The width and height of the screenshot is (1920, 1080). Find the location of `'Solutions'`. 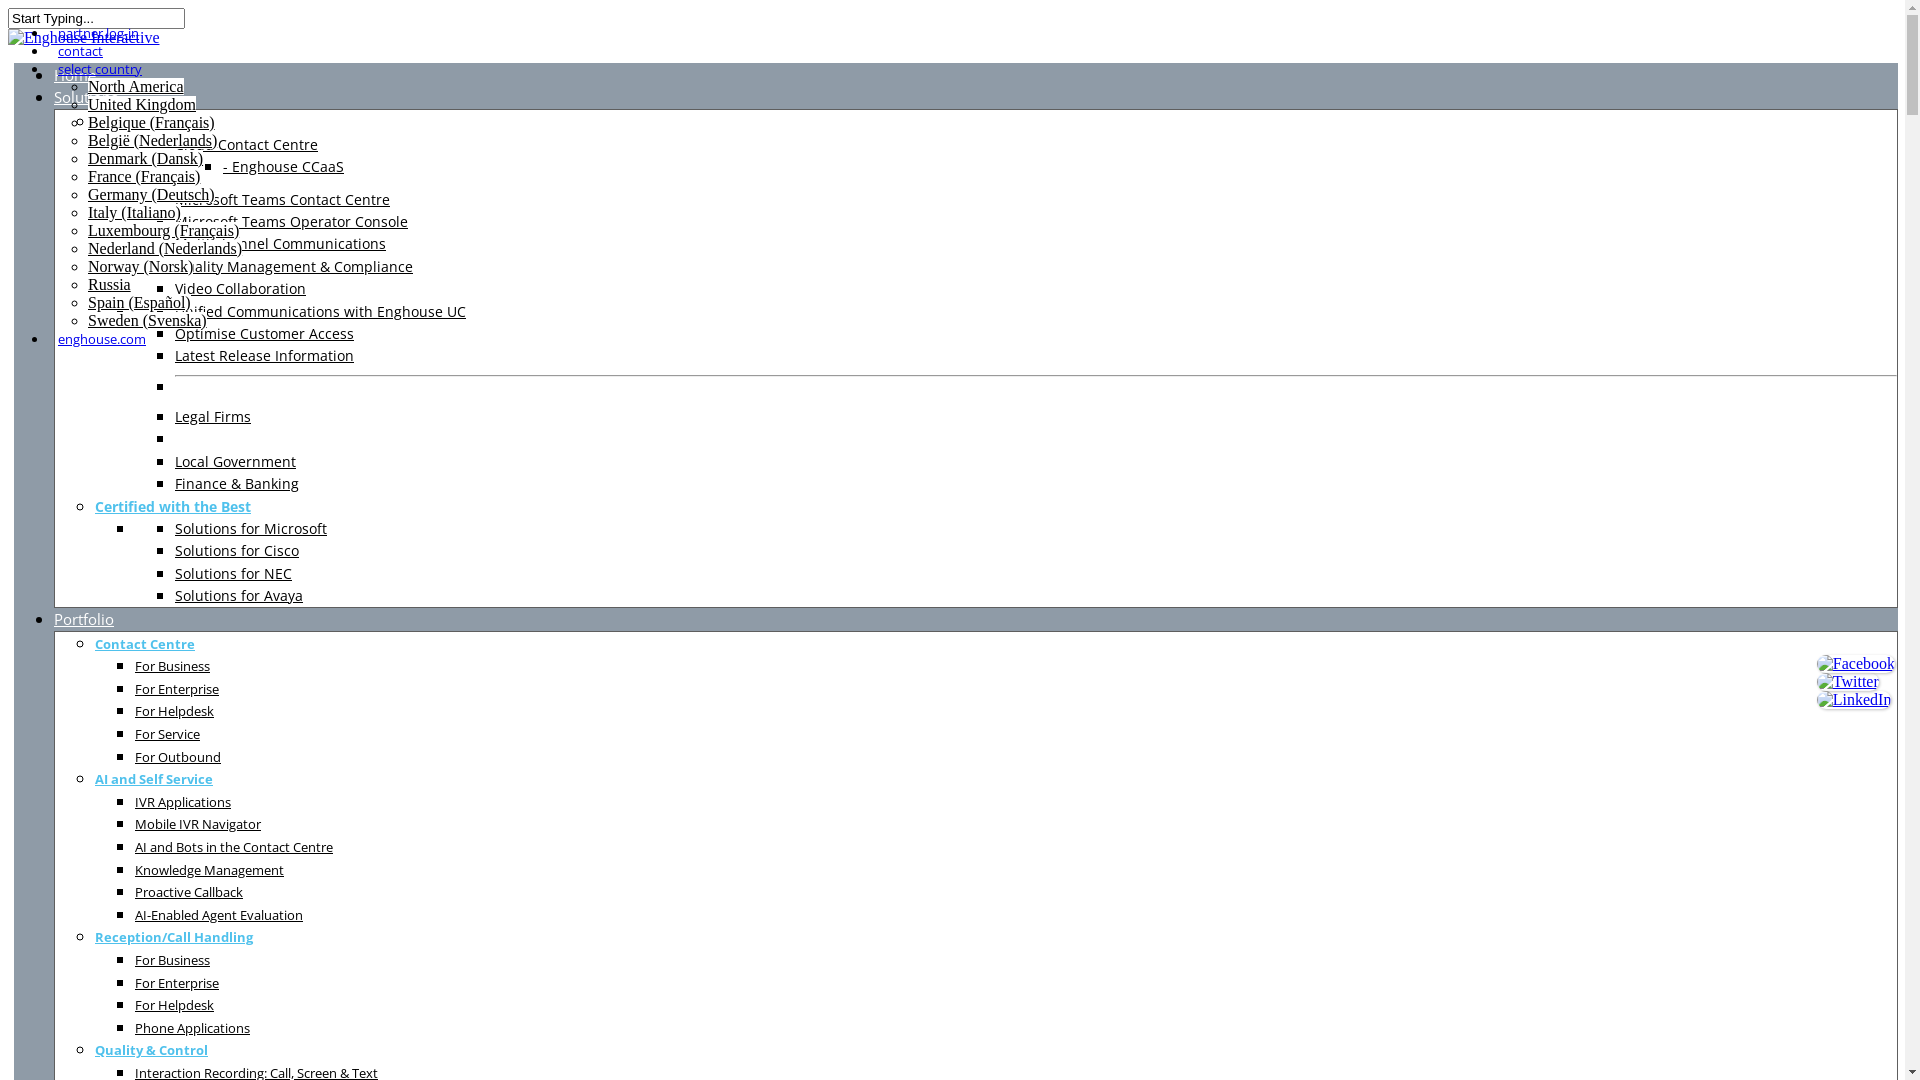

'Solutions' is located at coordinates (85, 96).